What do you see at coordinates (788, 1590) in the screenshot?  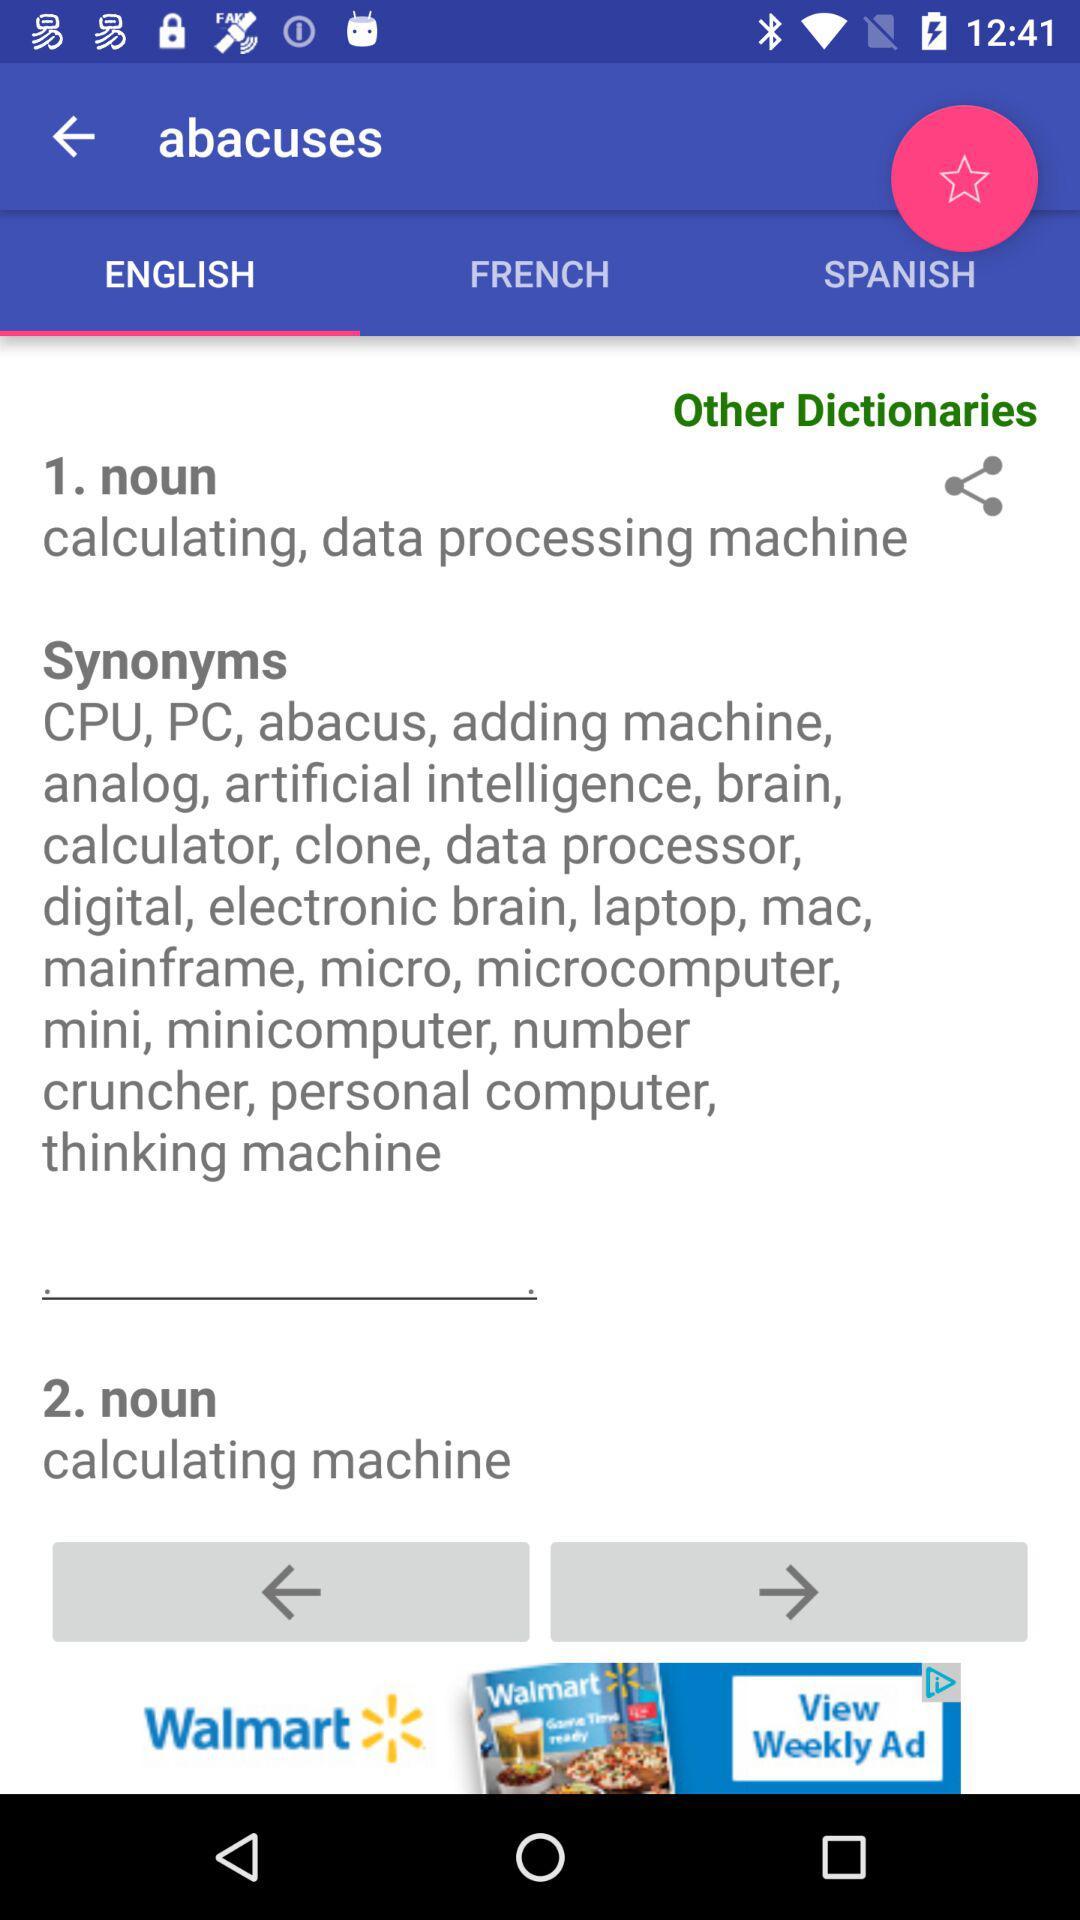 I see `click on next` at bounding box center [788, 1590].